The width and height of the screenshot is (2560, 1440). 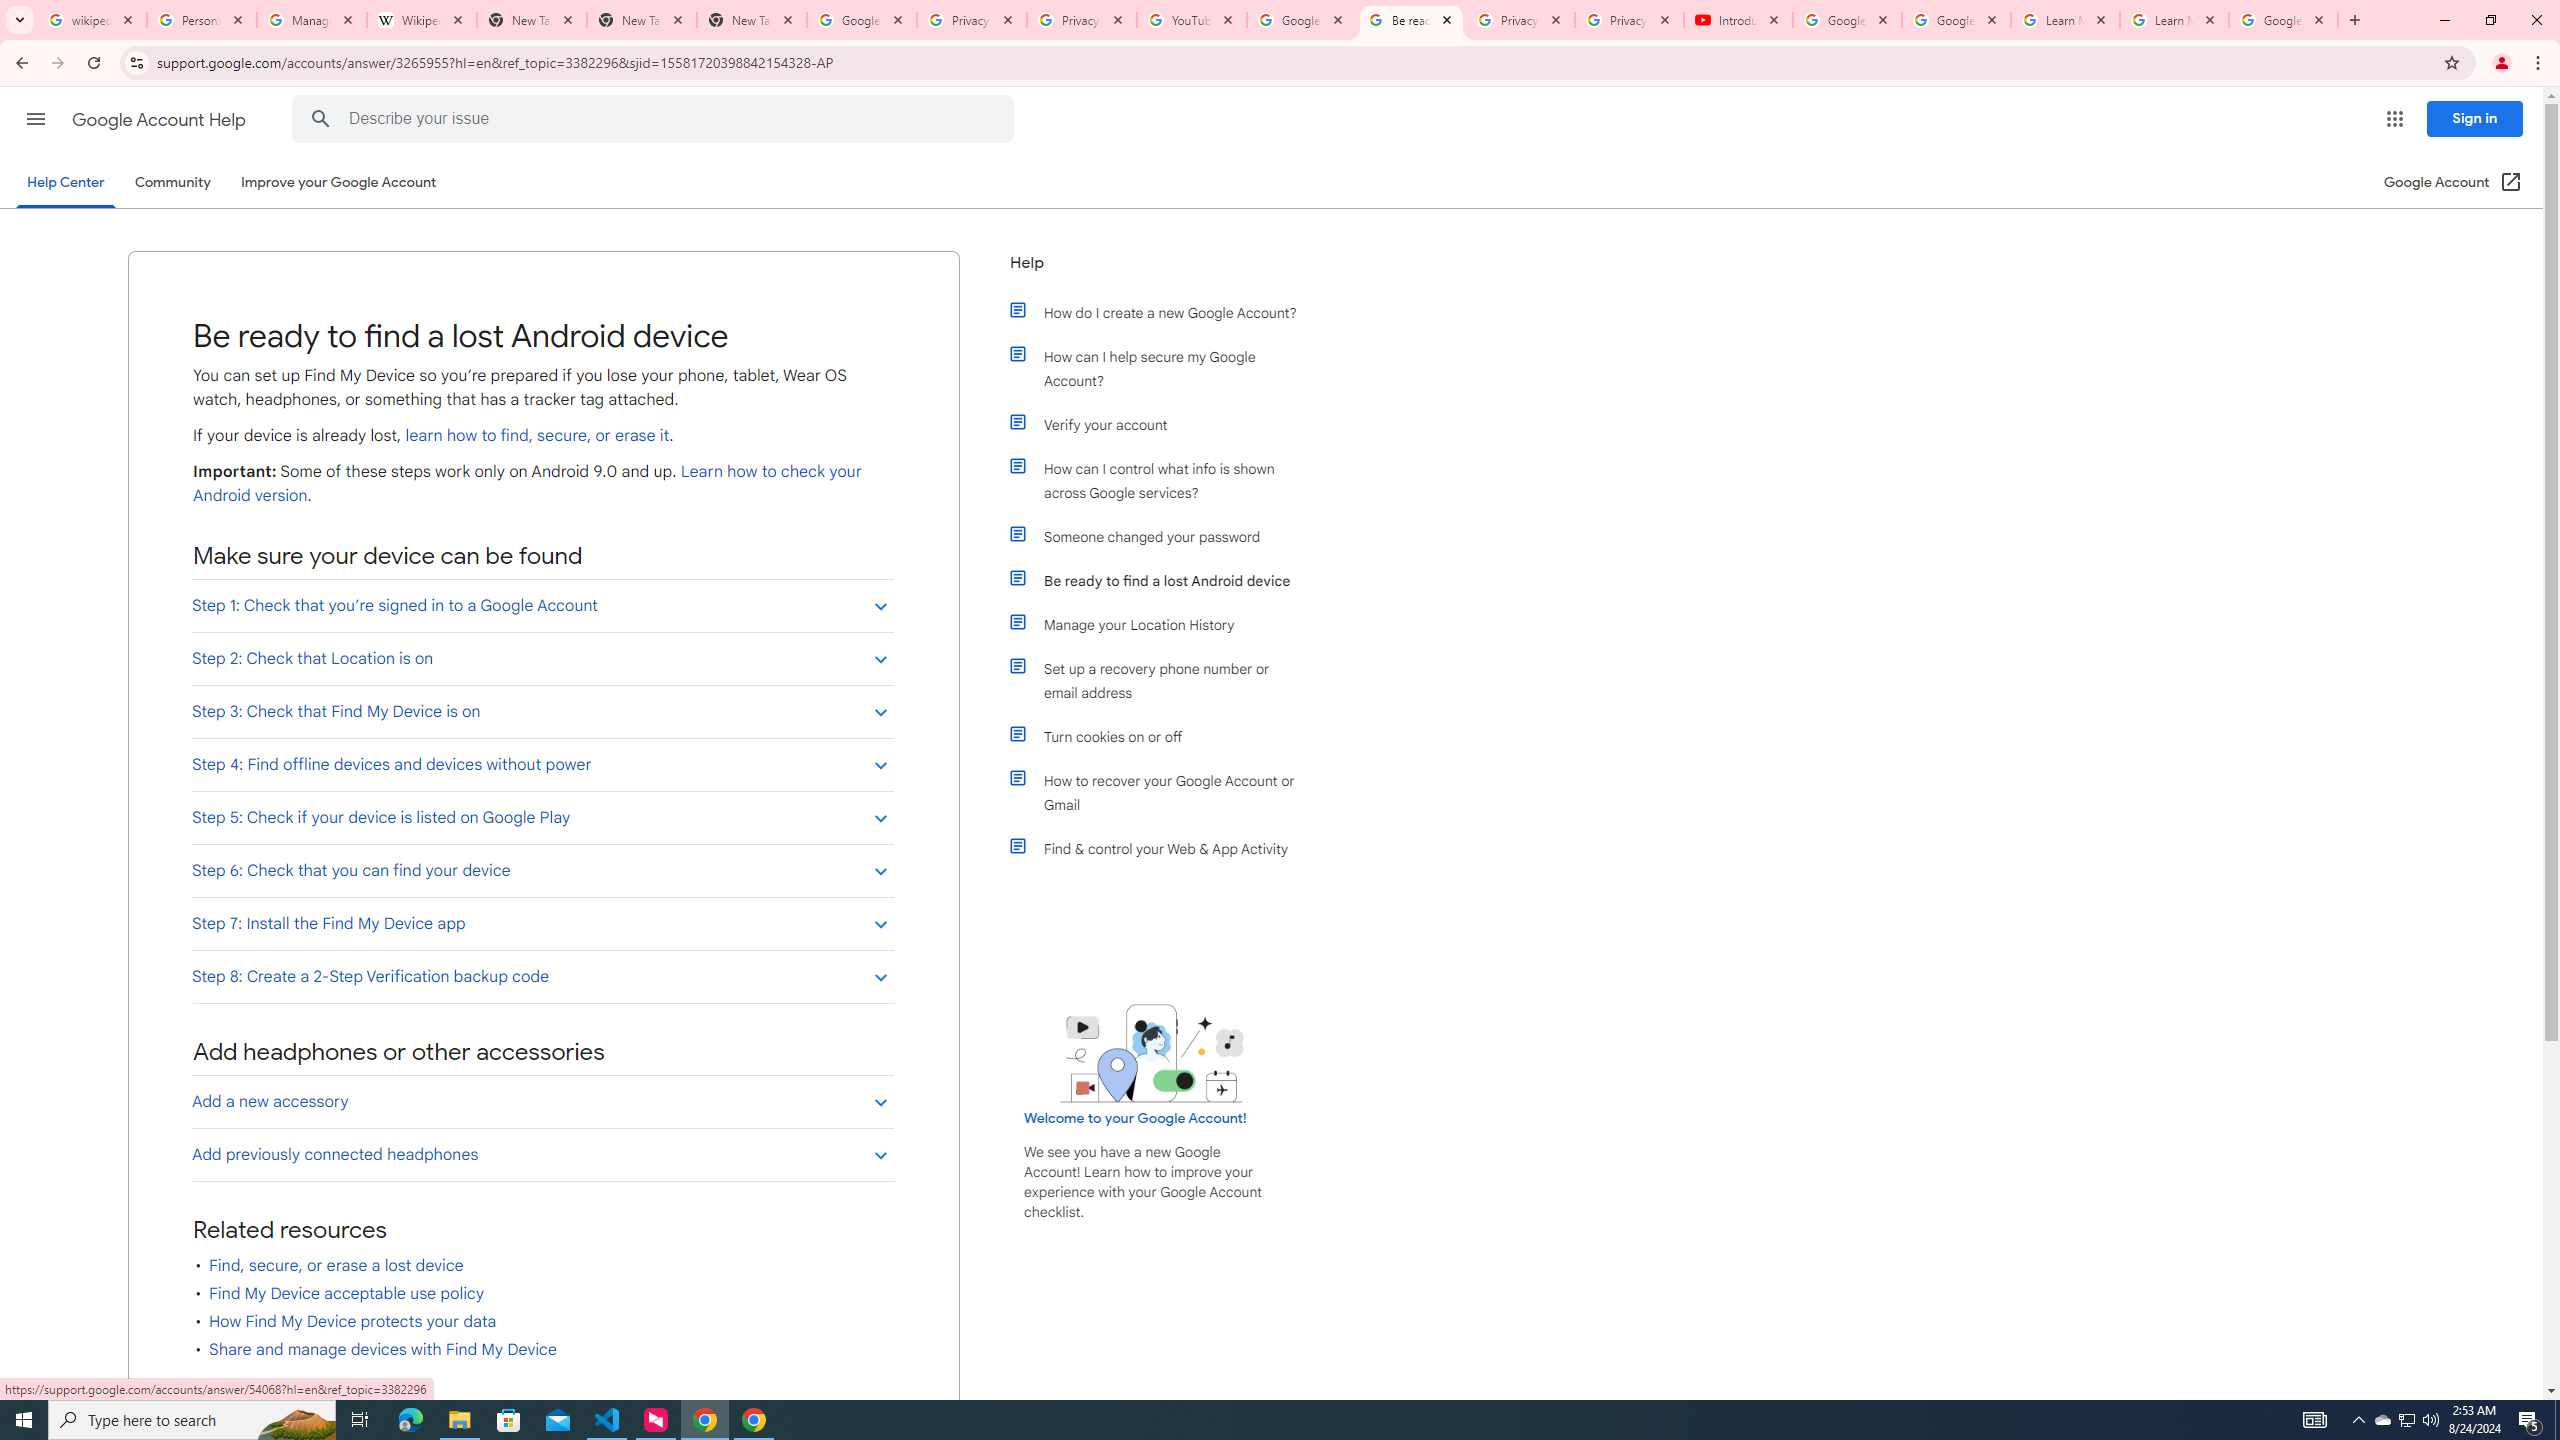 I want to click on 'Learn how to check your Android version', so click(x=526, y=482).